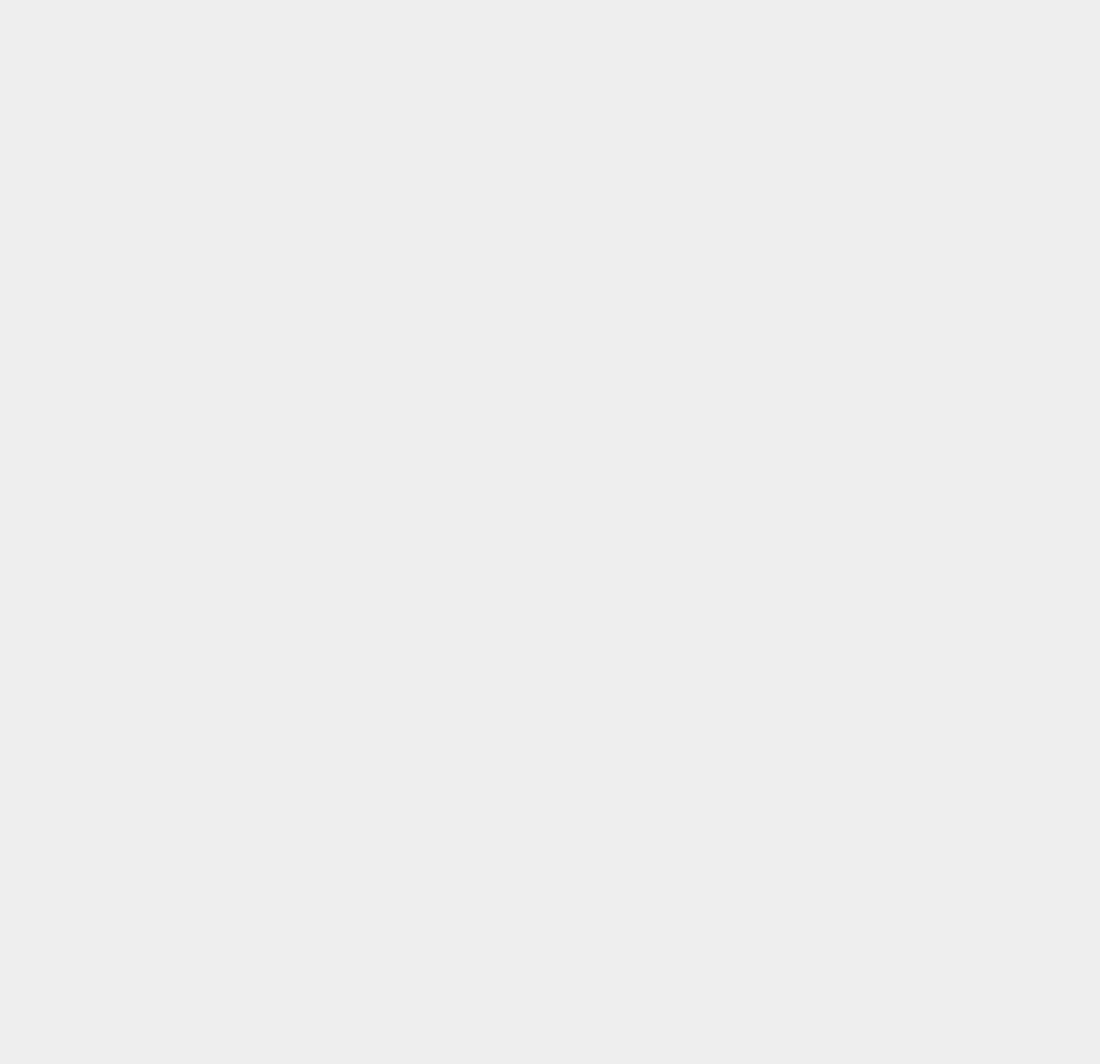  What do you see at coordinates (810, 528) in the screenshot?
I see `'Chromium'` at bounding box center [810, 528].